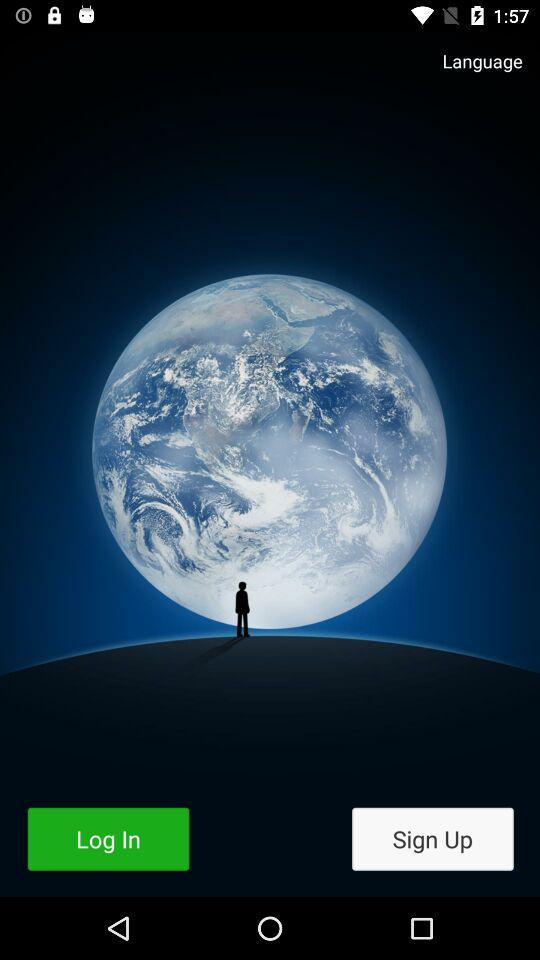 The width and height of the screenshot is (540, 960). Describe the element at coordinates (472, 71) in the screenshot. I see `the button above sign up icon` at that location.